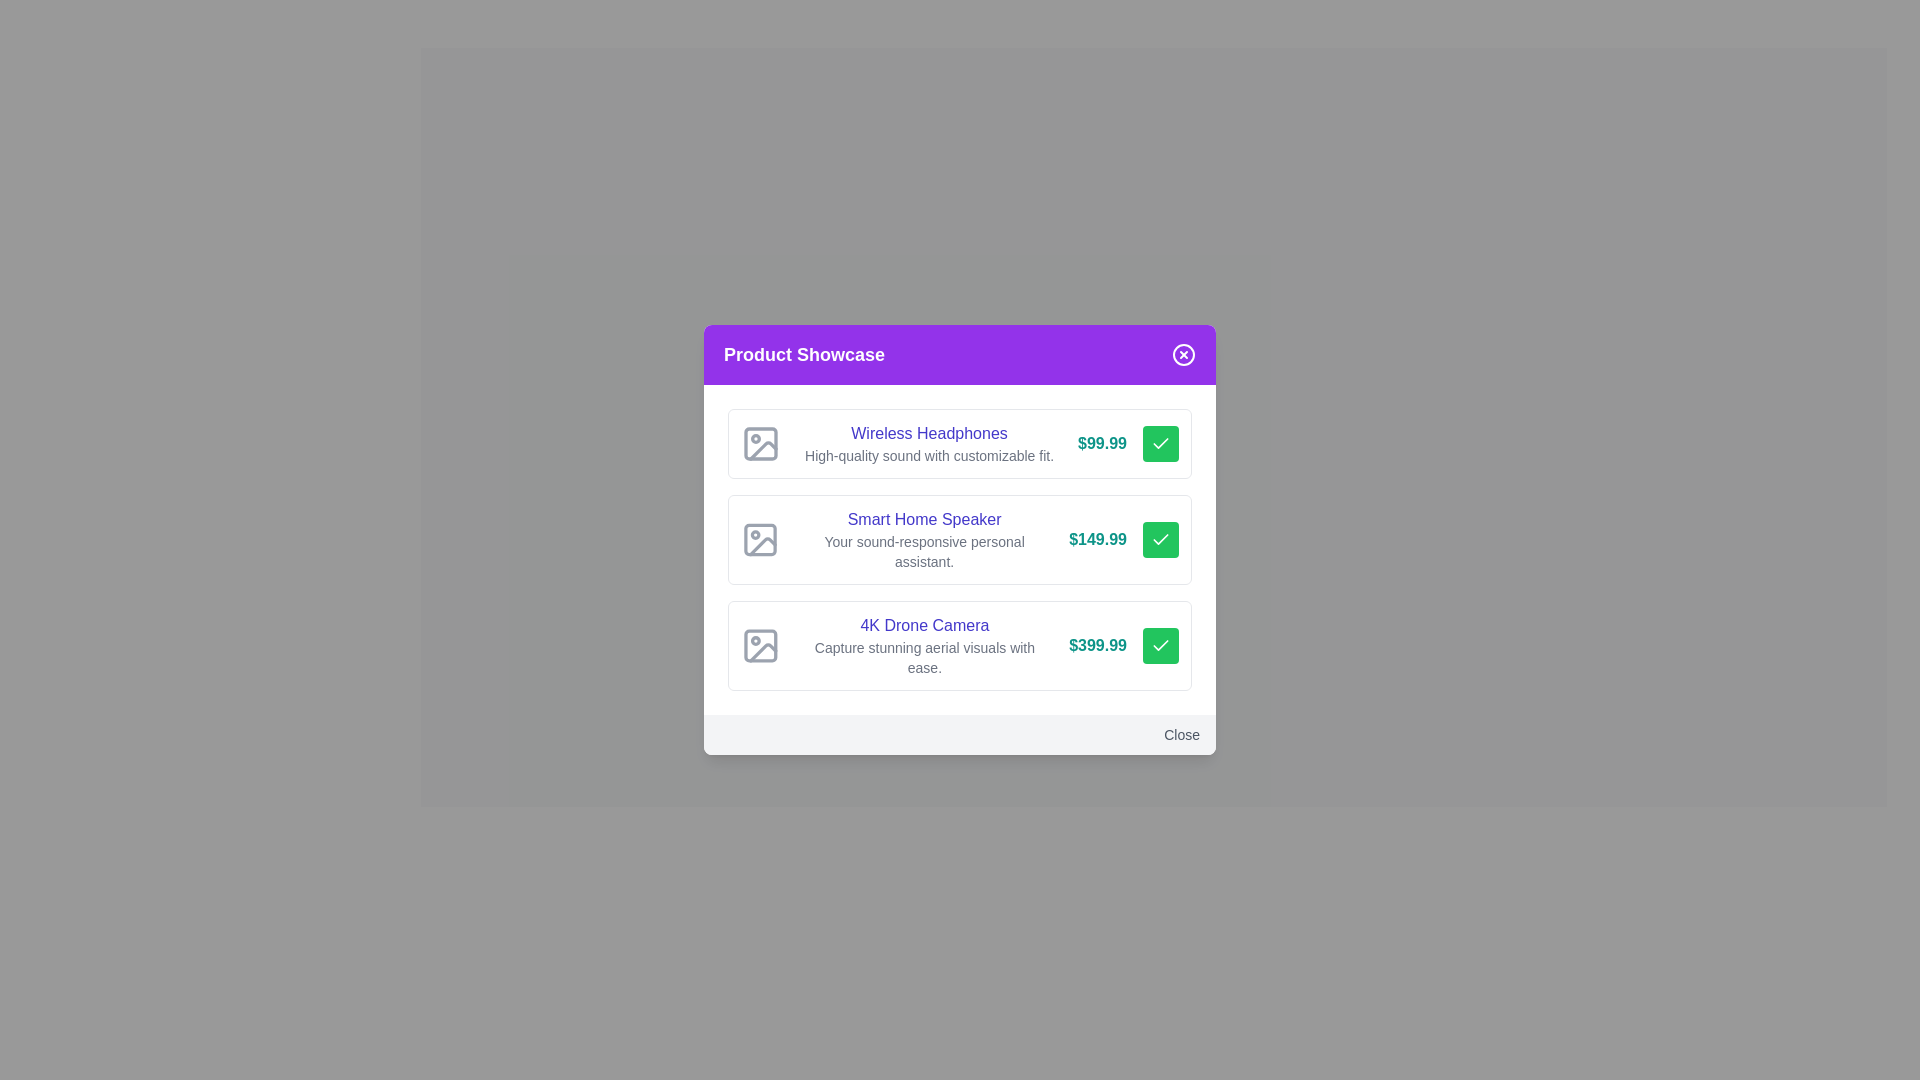  What do you see at coordinates (923, 540) in the screenshot?
I see `the textual description block displaying 'Smart Home Speaker' and 'Your sound-responsive personal assistant.'` at bounding box center [923, 540].